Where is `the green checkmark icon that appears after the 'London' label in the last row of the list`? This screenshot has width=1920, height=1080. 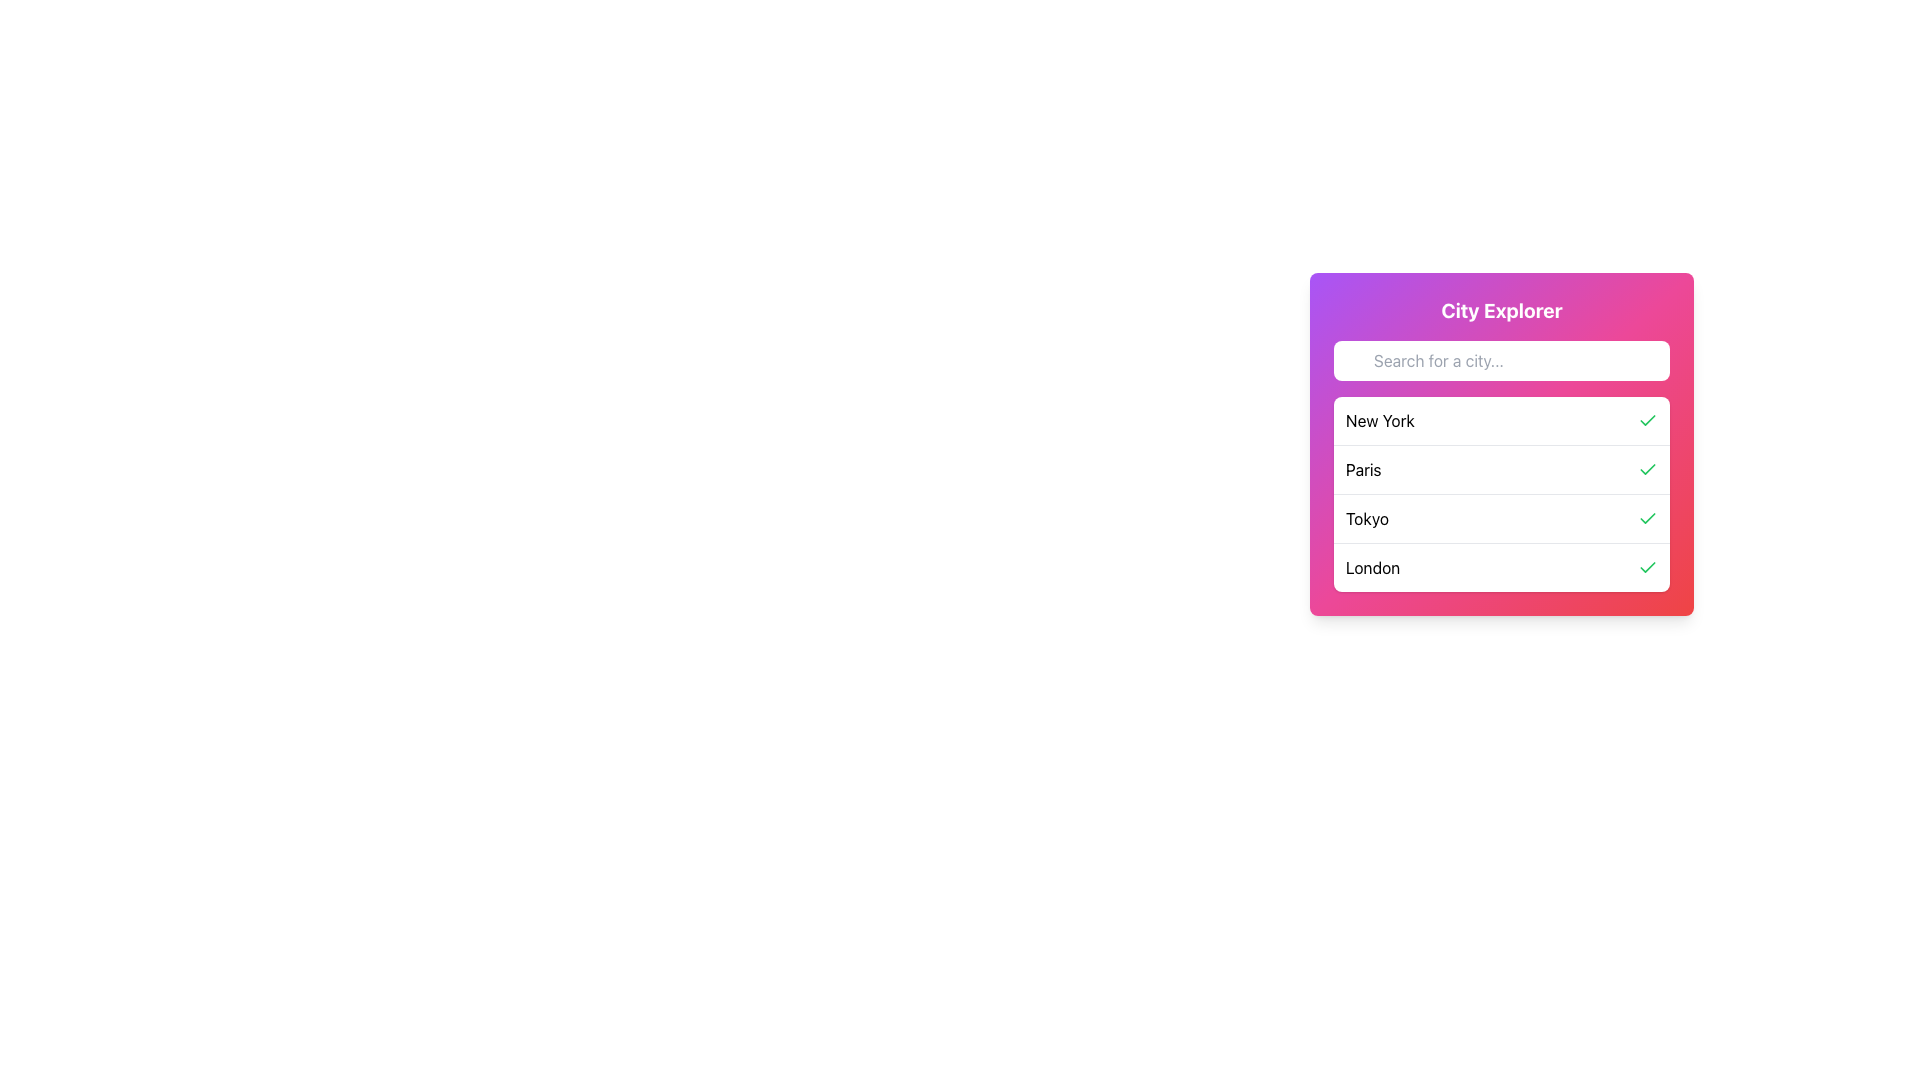
the green checkmark icon that appears after the 'London' label in the last row of the list is located at coordinates (1647, 567).